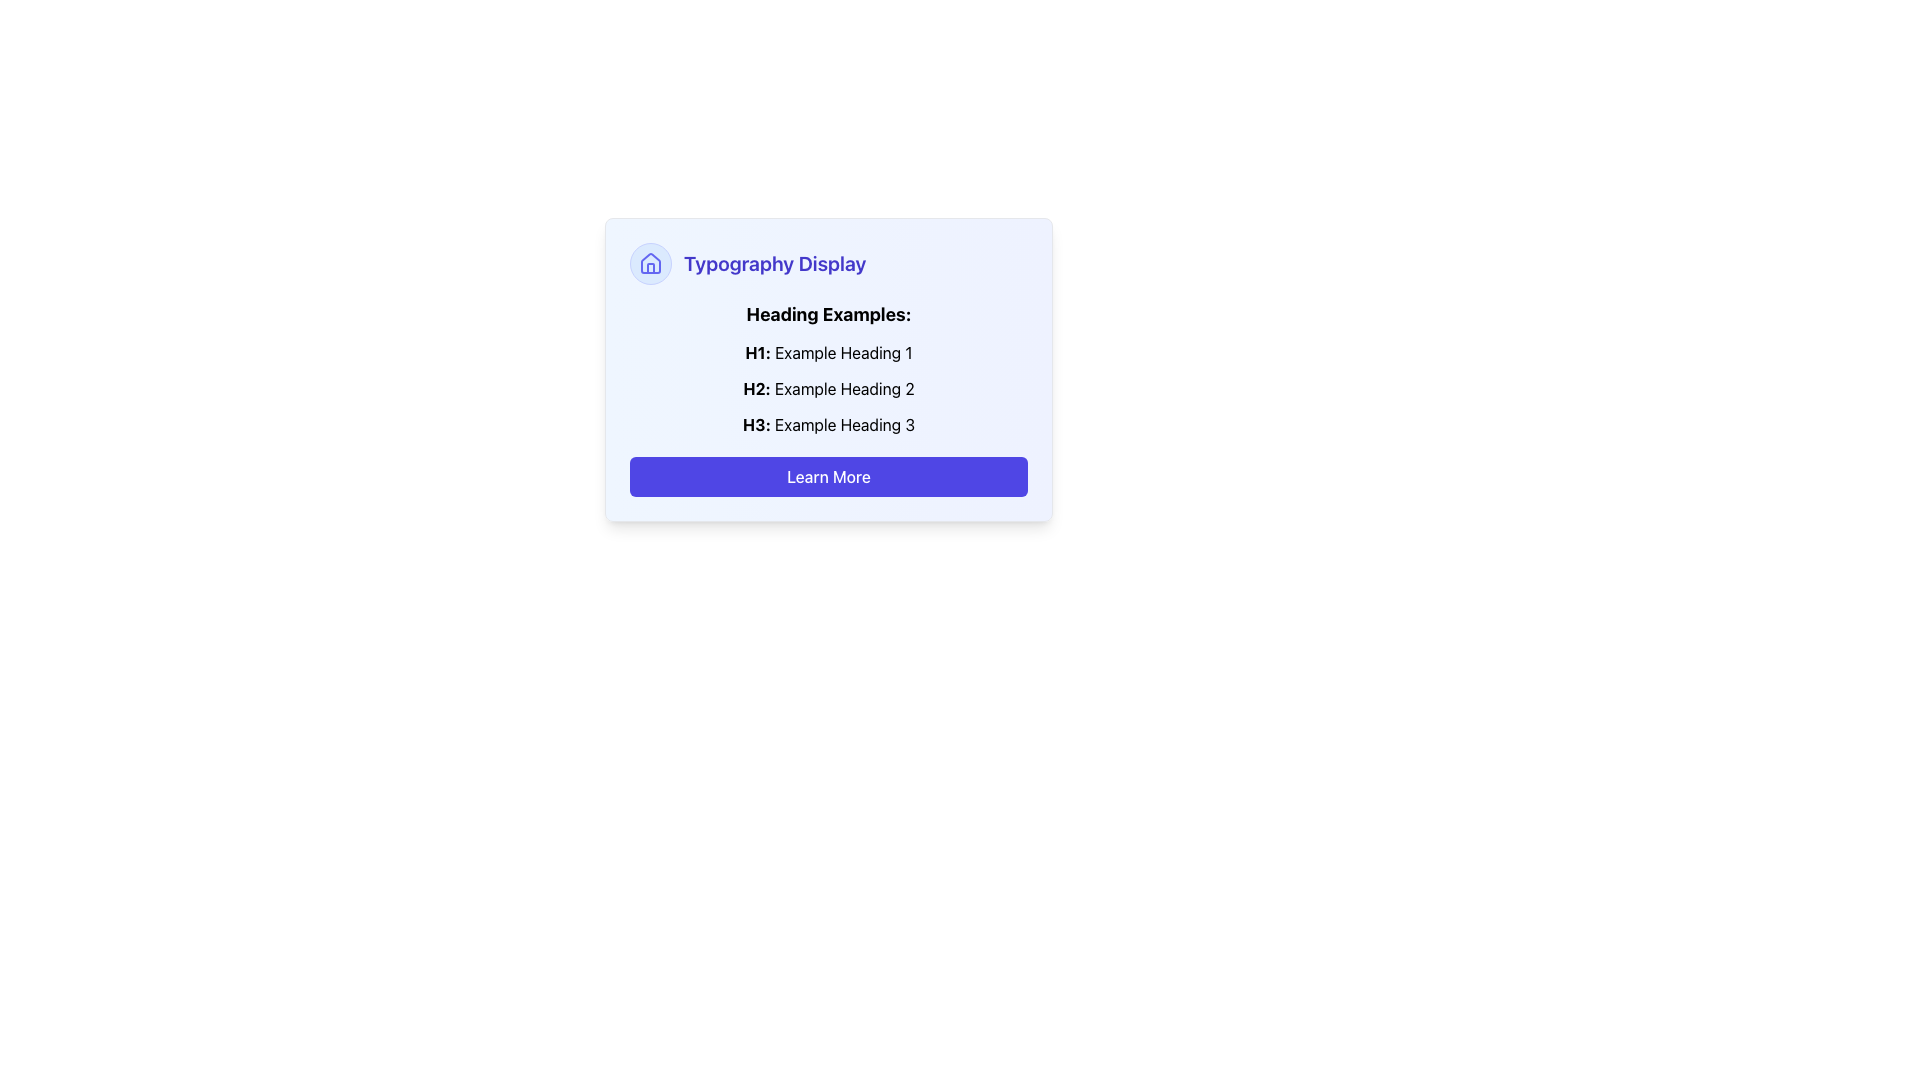 The width and height of the screenshot is (1920, 1080). I want to click on the navigation button located at the bottom of the card component, so click(829, 477).